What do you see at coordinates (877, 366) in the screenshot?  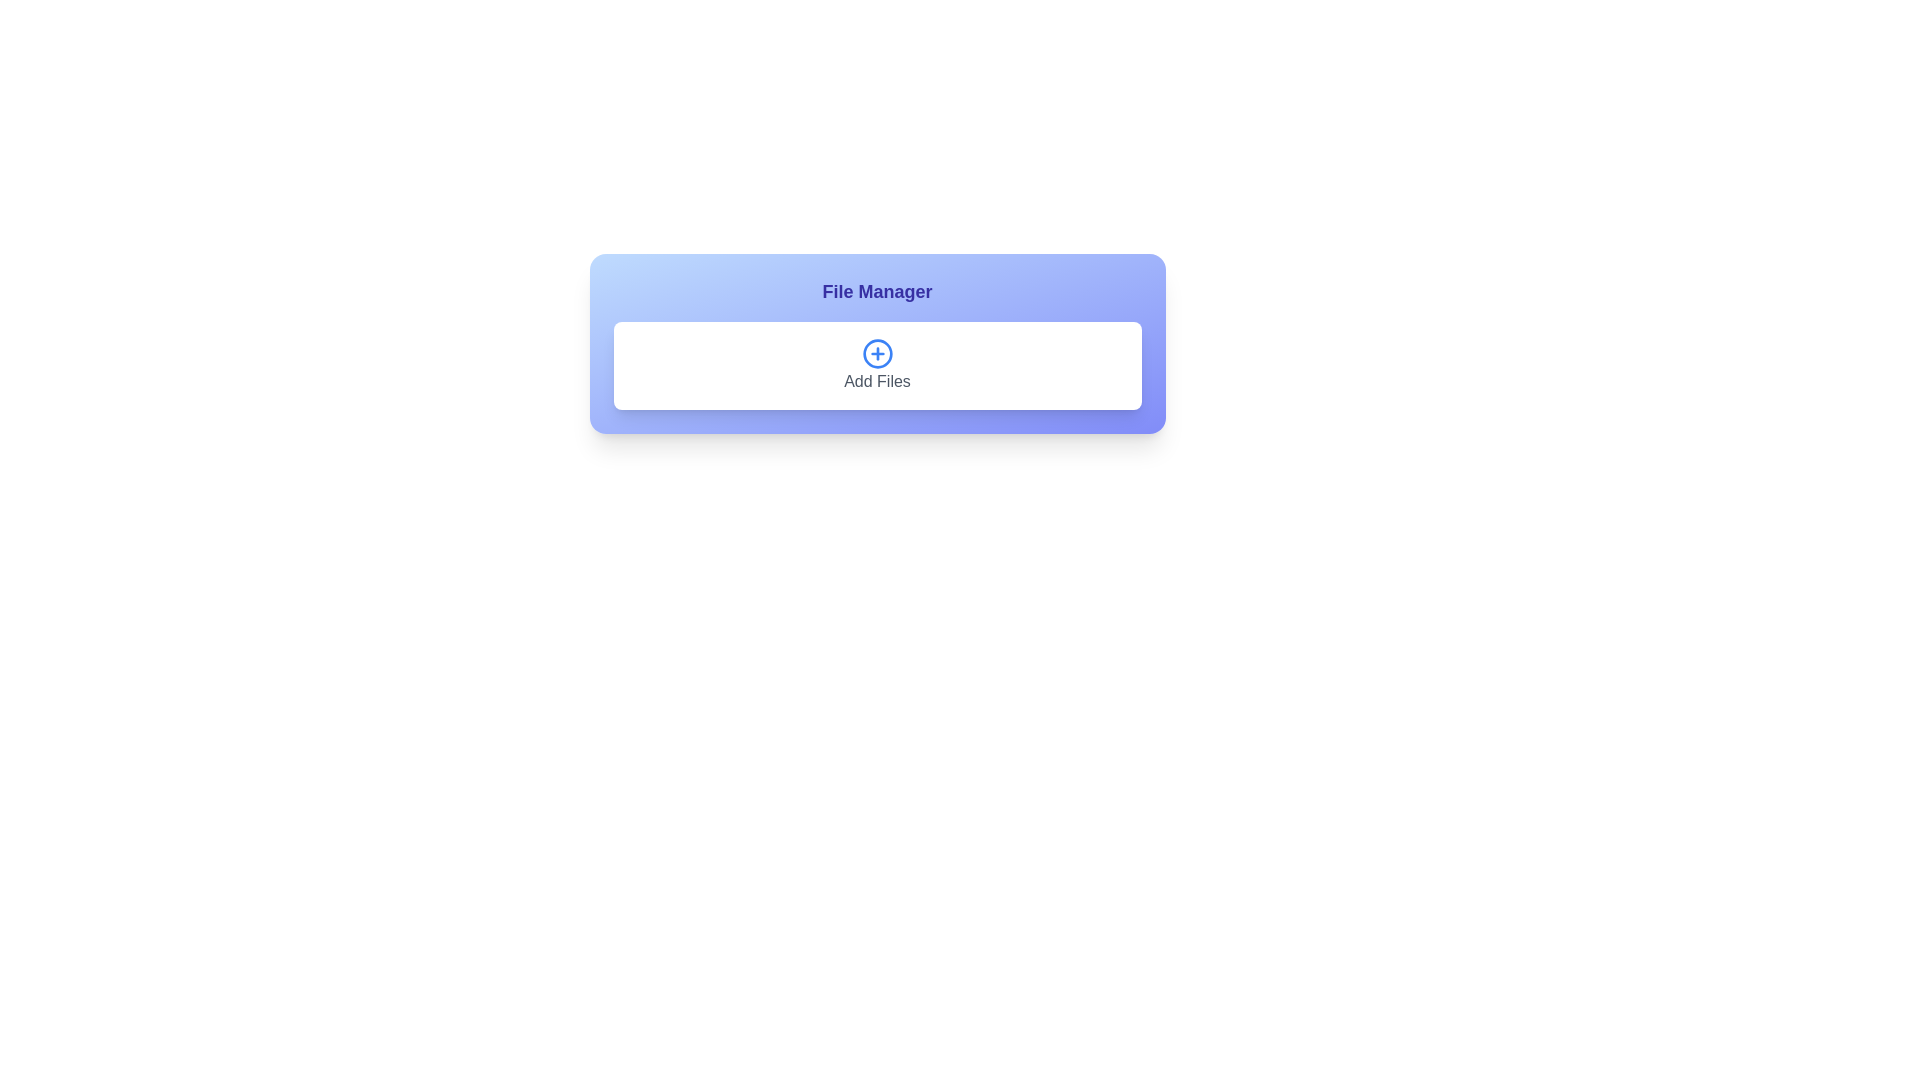 I see `the file upload button located in the top-middle portion of the white box with a shadow in the blue gradient panel labeled 'File Manager'` at bounding box center [877, 366].